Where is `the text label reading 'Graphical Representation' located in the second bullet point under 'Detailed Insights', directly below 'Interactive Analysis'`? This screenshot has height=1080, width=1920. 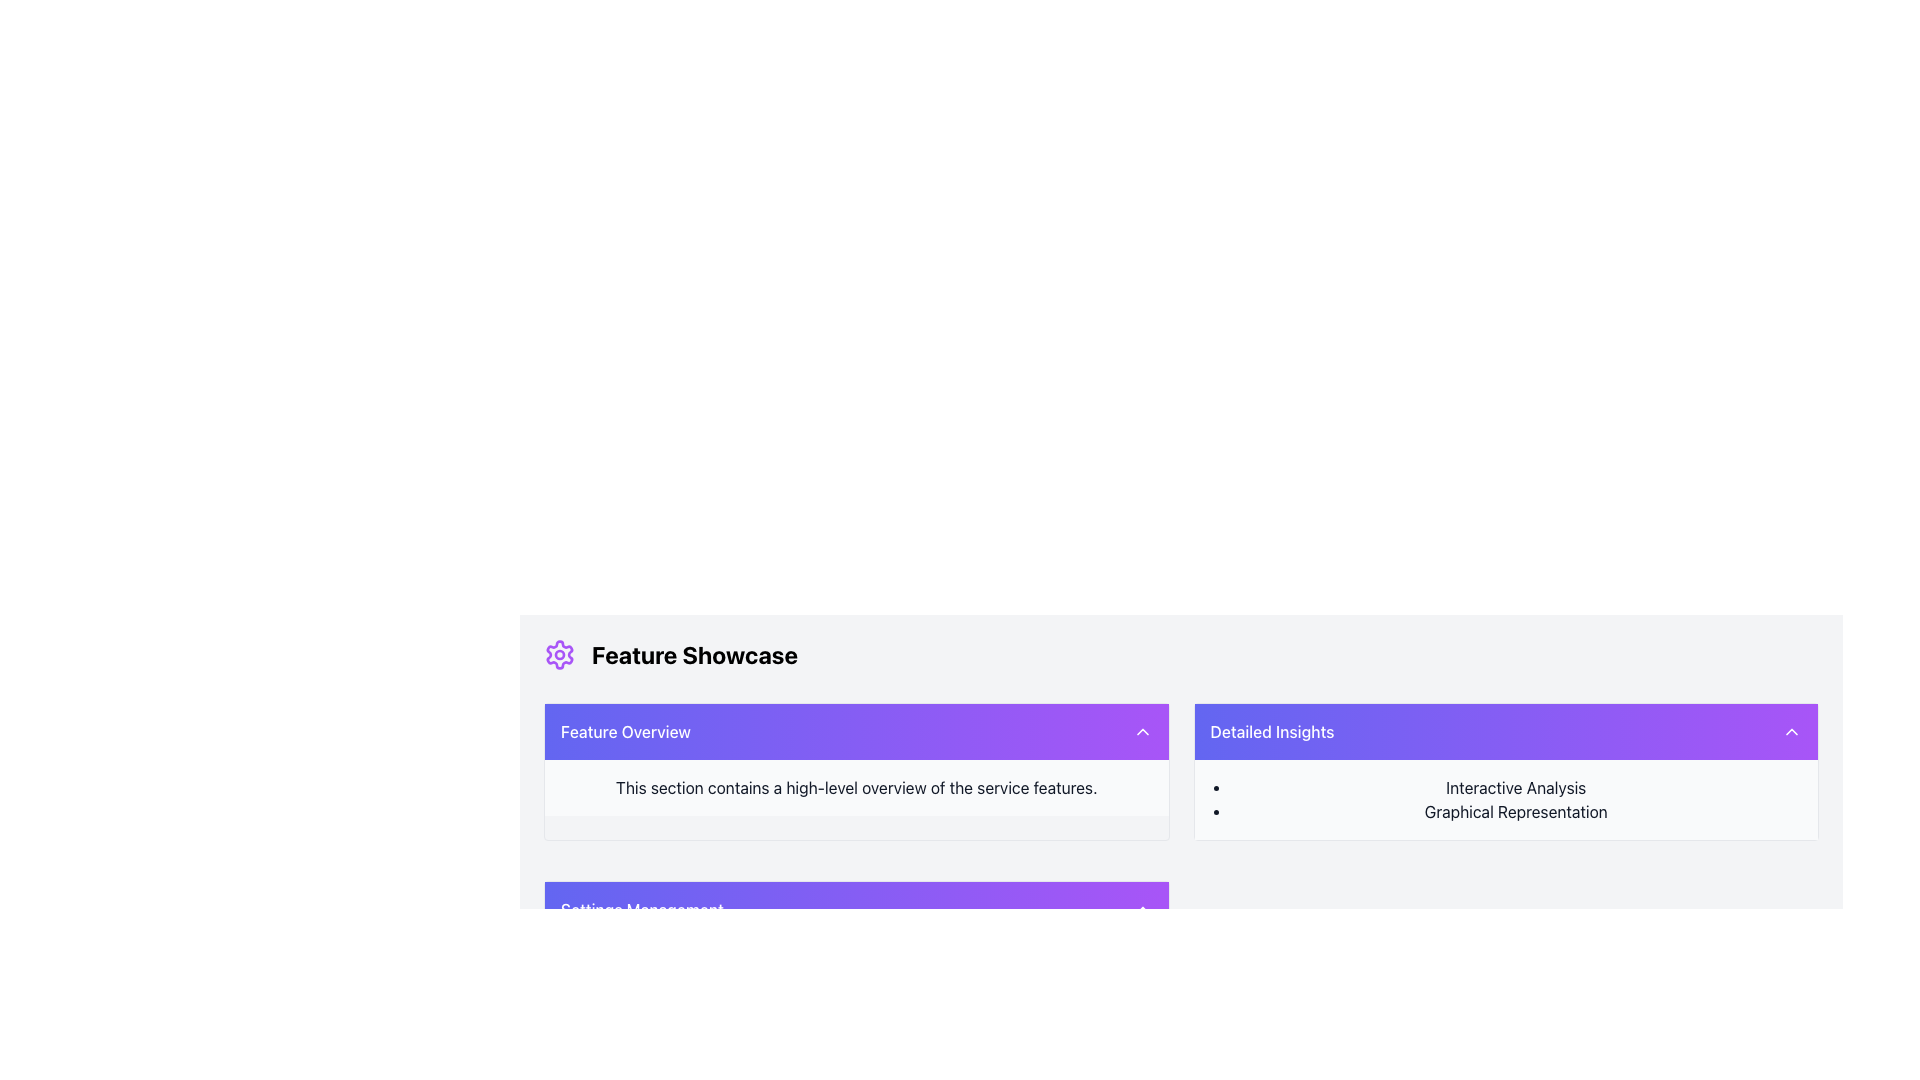
the text label reading 'Graphical Representation' located in the second bullet point under 'Detailed Insights', directly below 'Interactive Analysis' is located at coordinates (1516, 812).